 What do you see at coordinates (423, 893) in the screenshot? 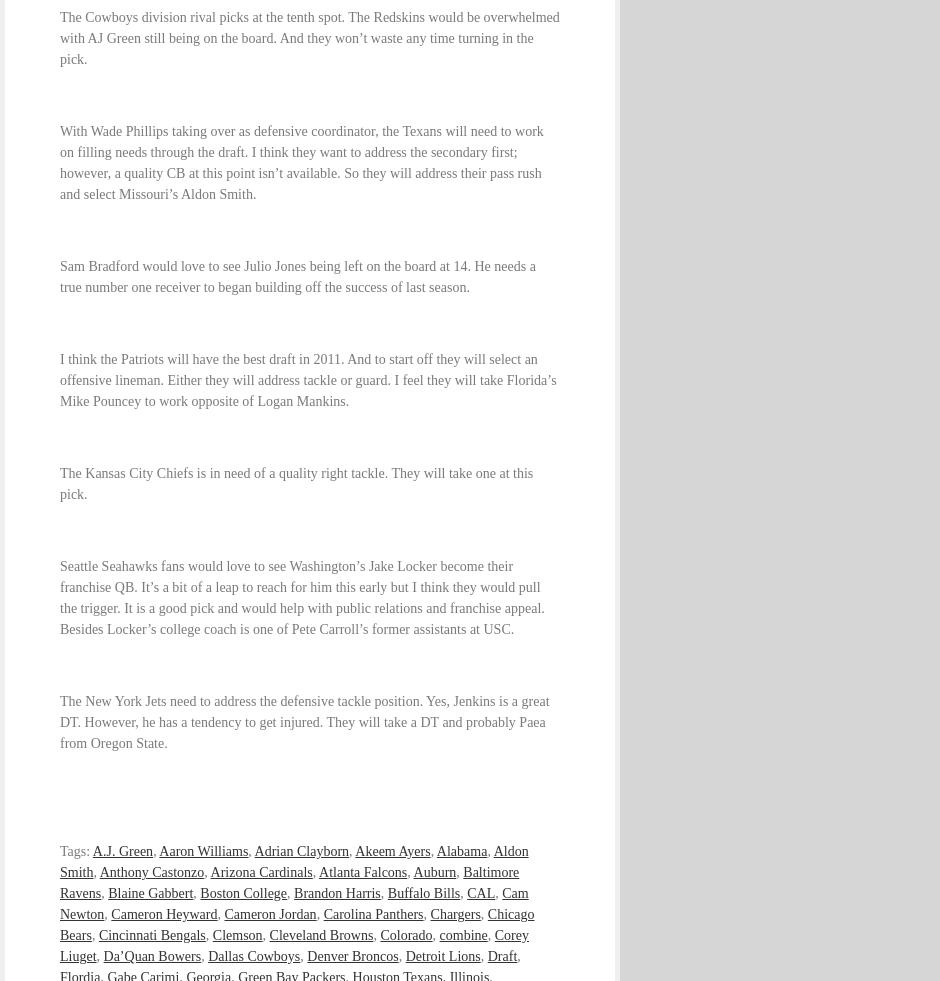
I see `'Buffalo Bills'` at bounding box center [423, 893].